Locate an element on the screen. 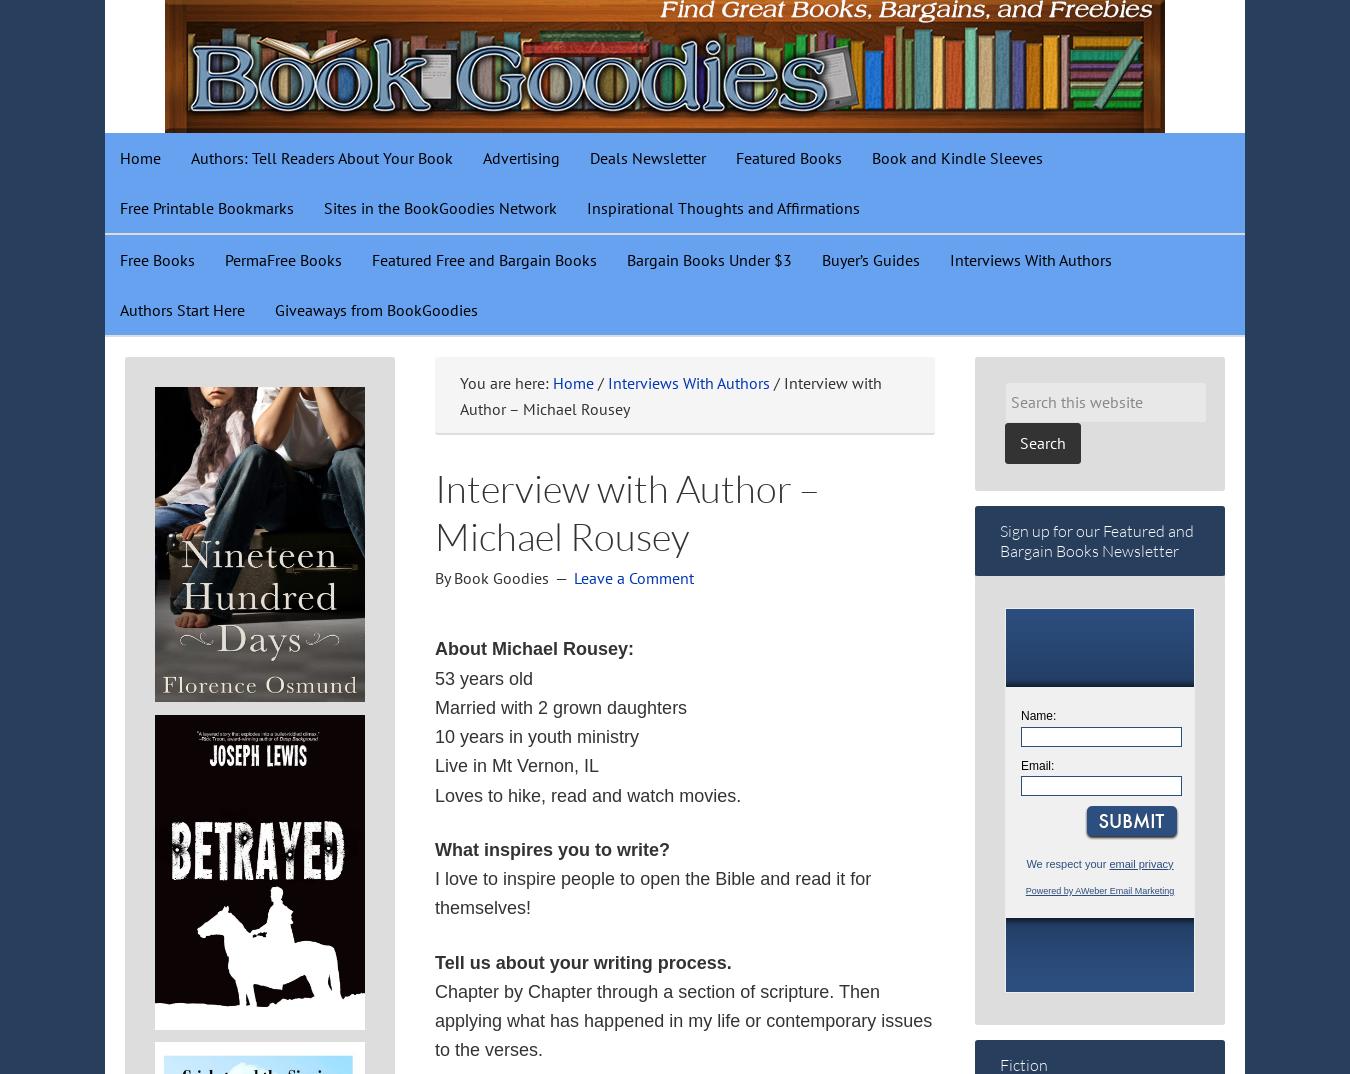 Image resolution: width=1350 pixels, height=1074 pixels. 'Powered by AWeber Email Marketing' is located at coordinates (1099, 889).